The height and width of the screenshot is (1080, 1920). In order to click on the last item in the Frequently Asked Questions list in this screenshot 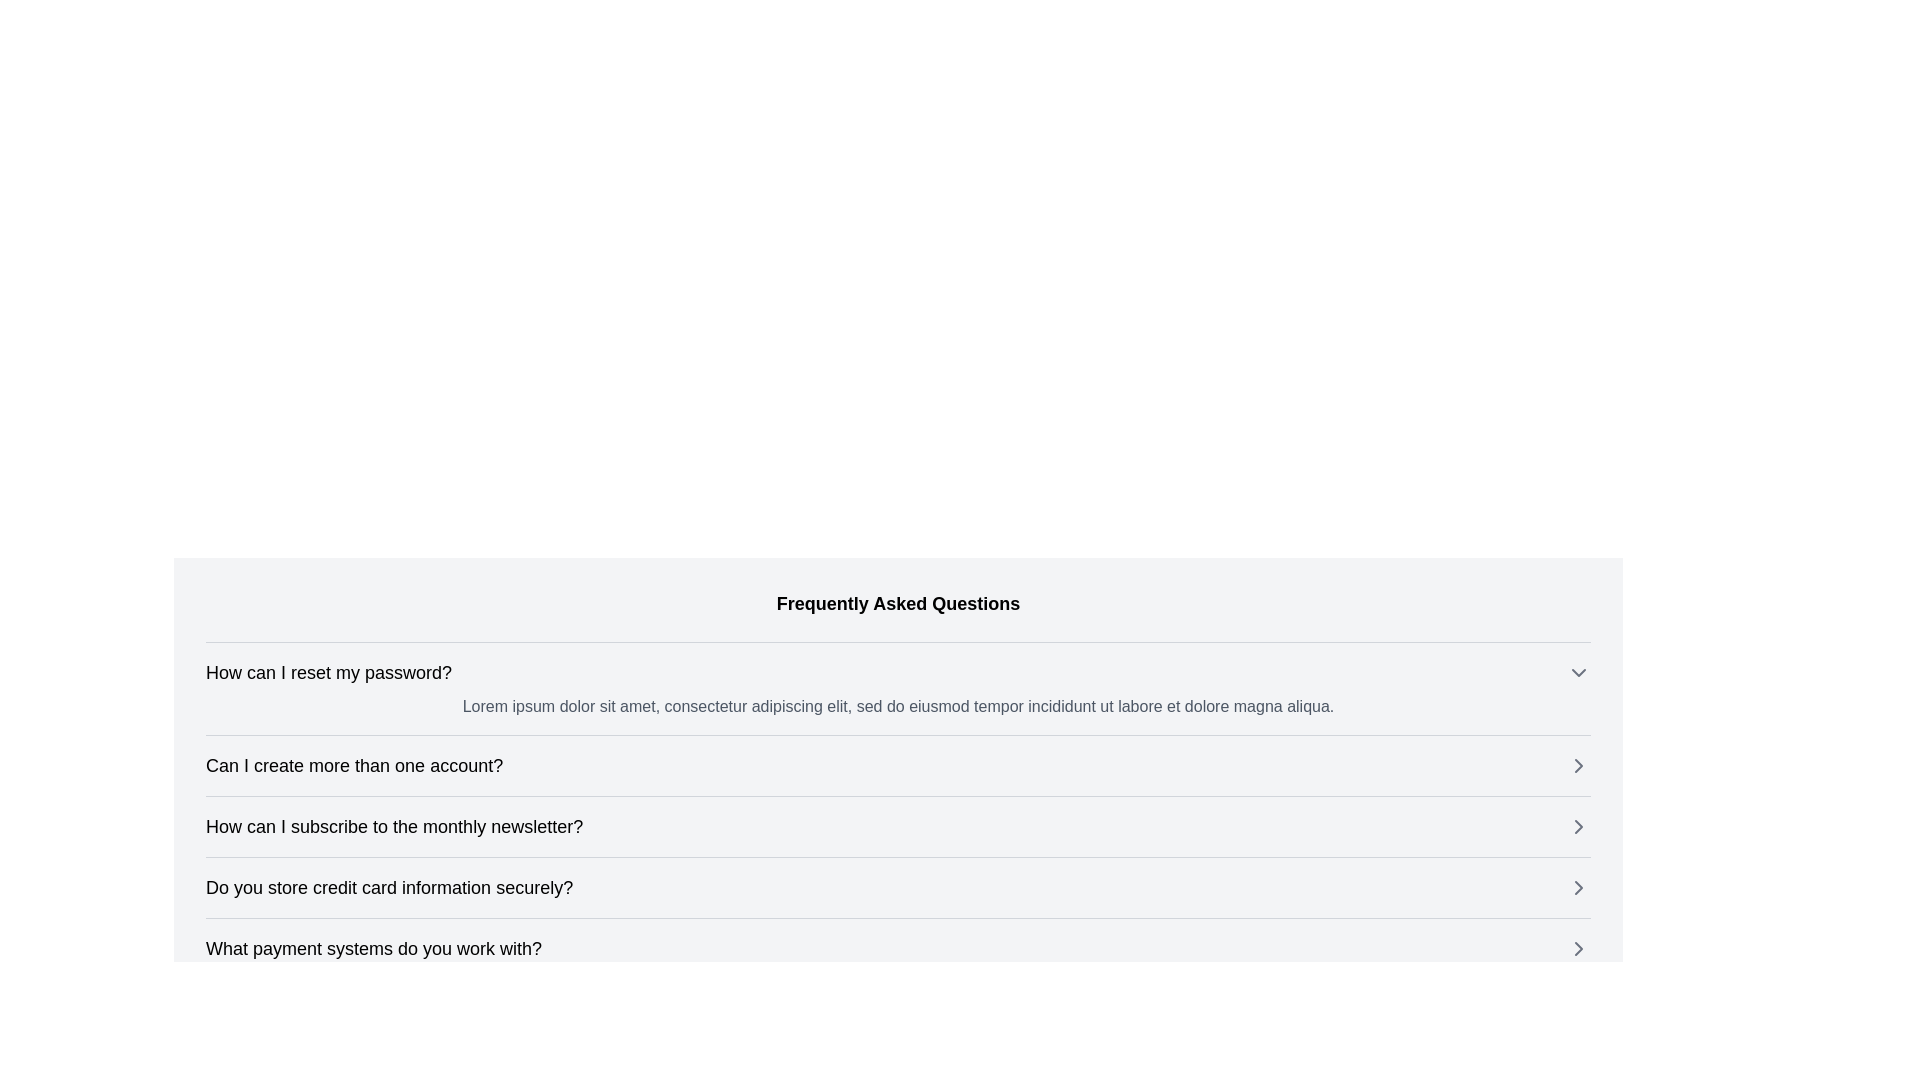, I will do `click(897, 947)`.